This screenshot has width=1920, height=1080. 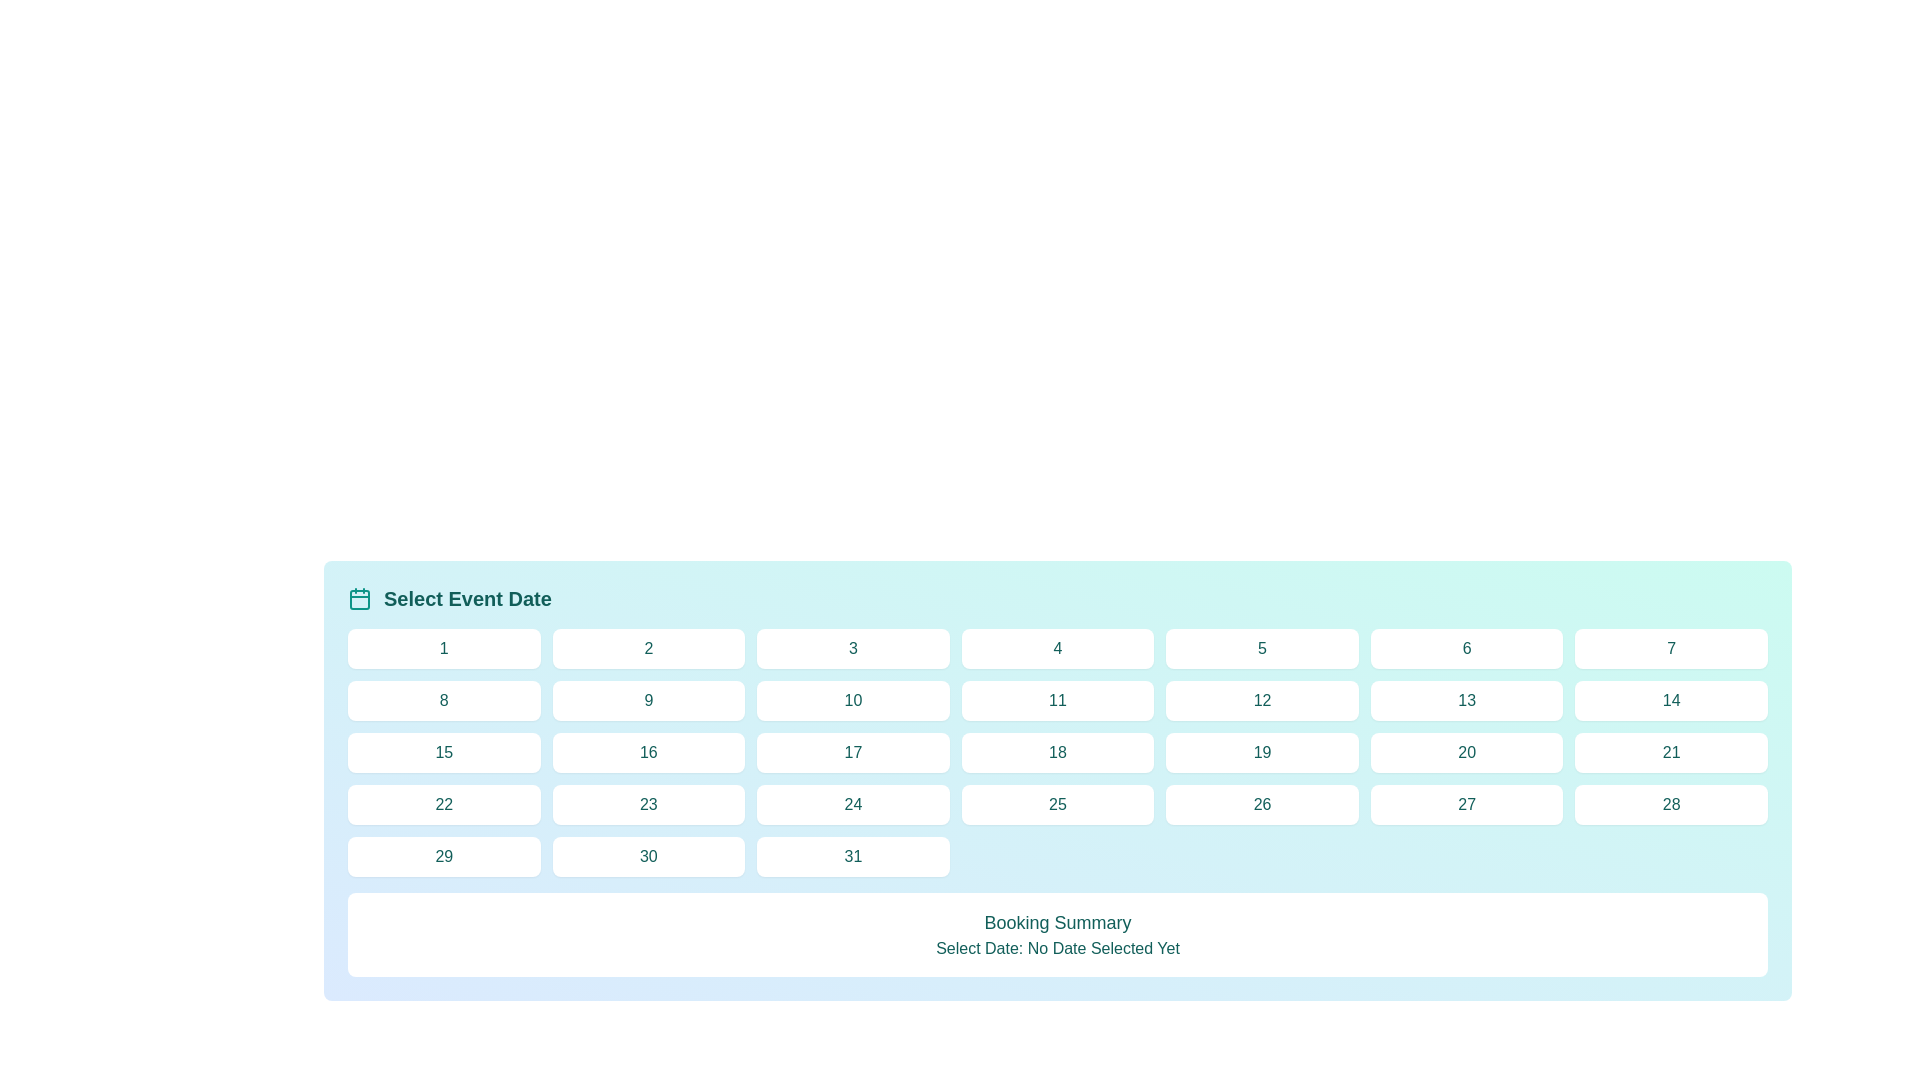 I want to click on the rectangular button labeled '12' with a white background and teal text, so click(x=1261, y=700).